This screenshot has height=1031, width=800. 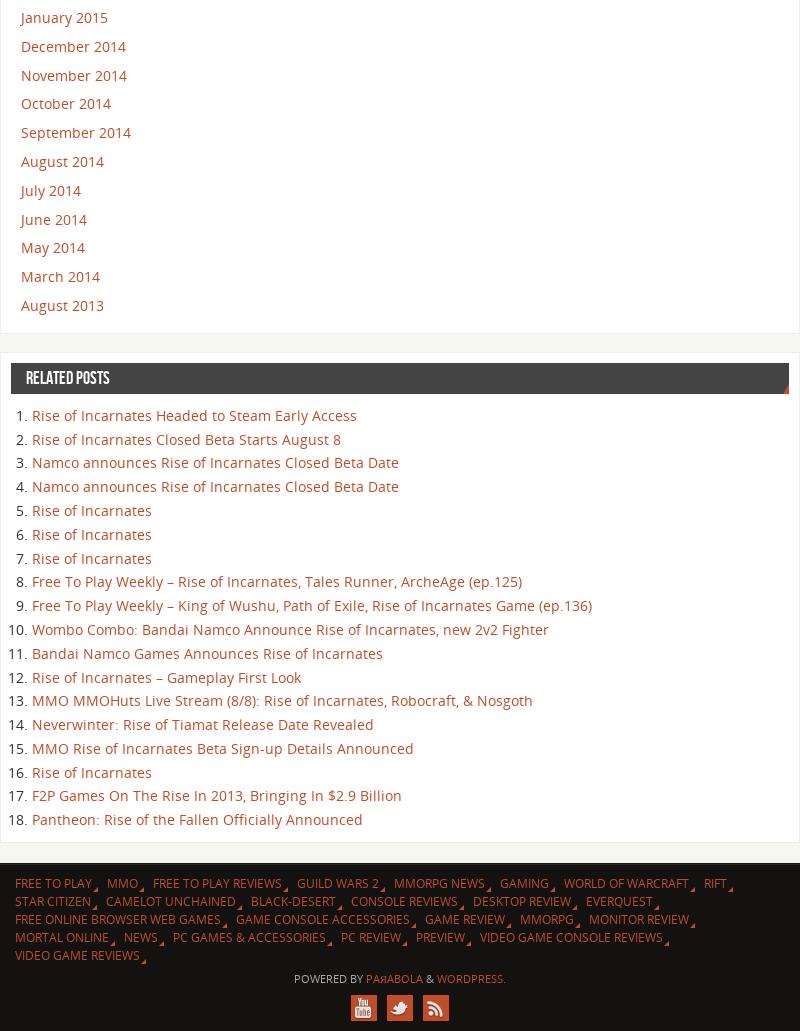 I want to click on 'August 2013', so click(x=61, y=304).